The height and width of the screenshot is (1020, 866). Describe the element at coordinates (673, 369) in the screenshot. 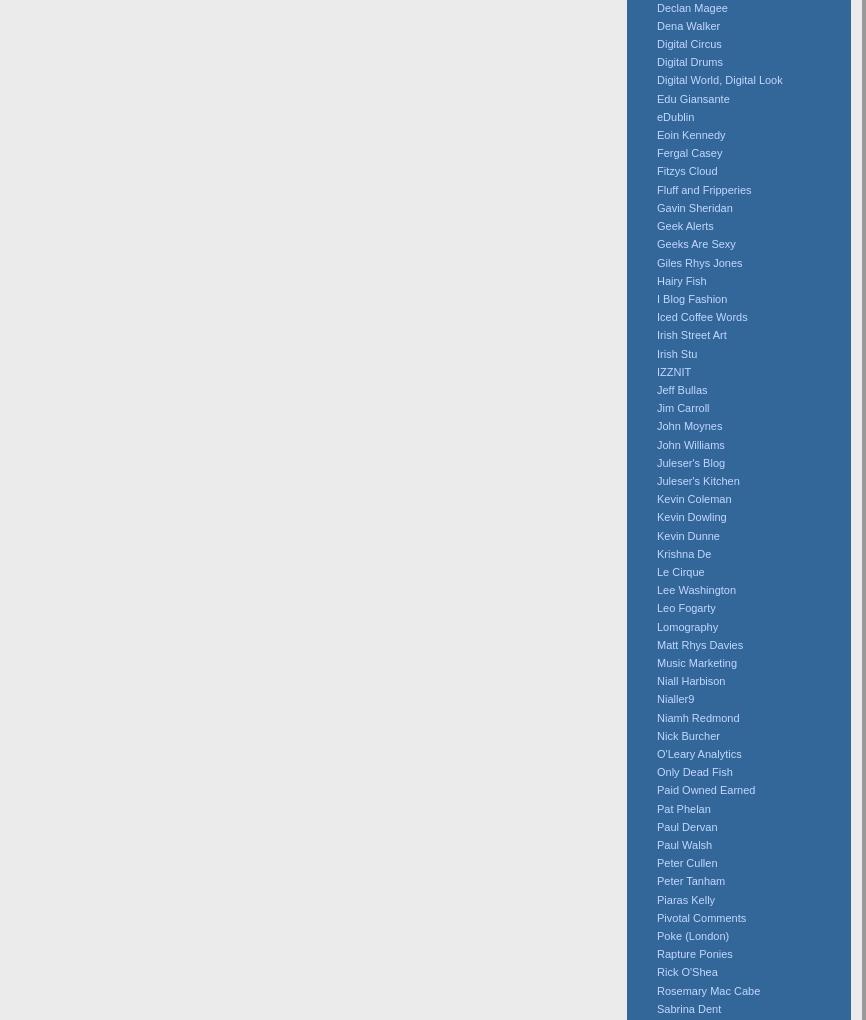

I see `'IZZNIT'` at that location.